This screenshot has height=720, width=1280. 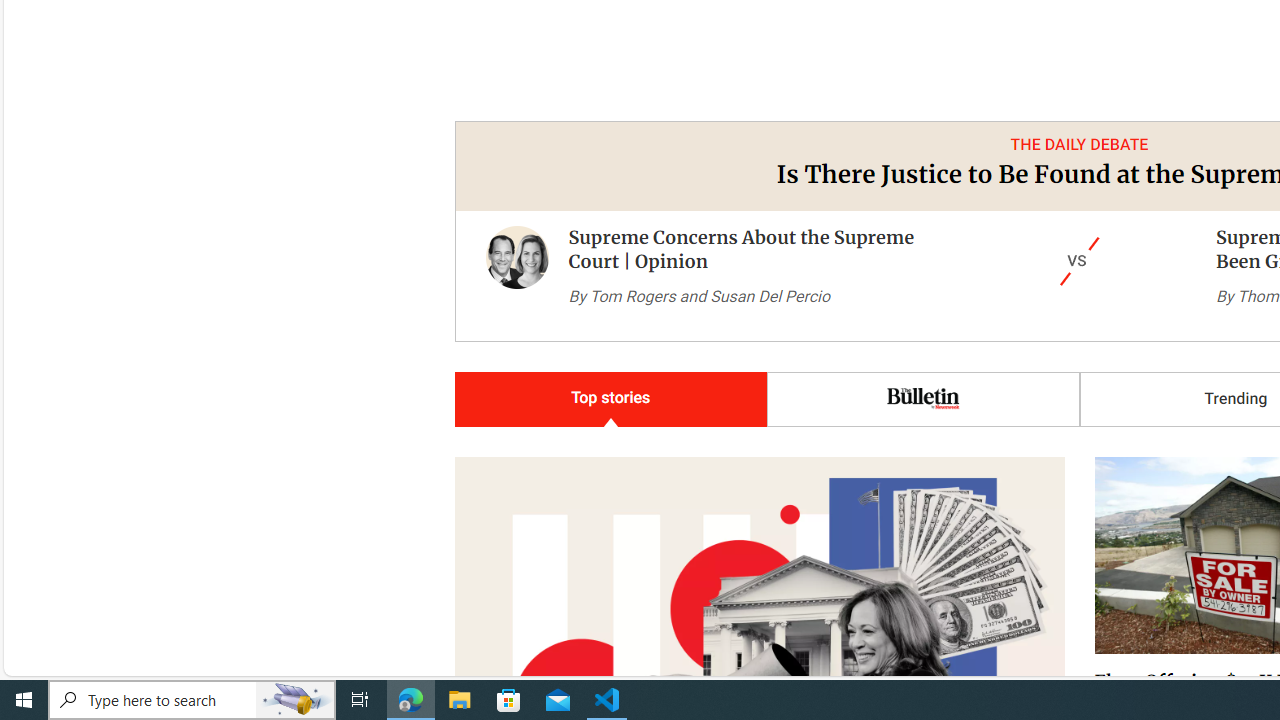 I want to click on 'Supreme Concerns About the Supreme Court | Opinion', so click(x=517, y=276).